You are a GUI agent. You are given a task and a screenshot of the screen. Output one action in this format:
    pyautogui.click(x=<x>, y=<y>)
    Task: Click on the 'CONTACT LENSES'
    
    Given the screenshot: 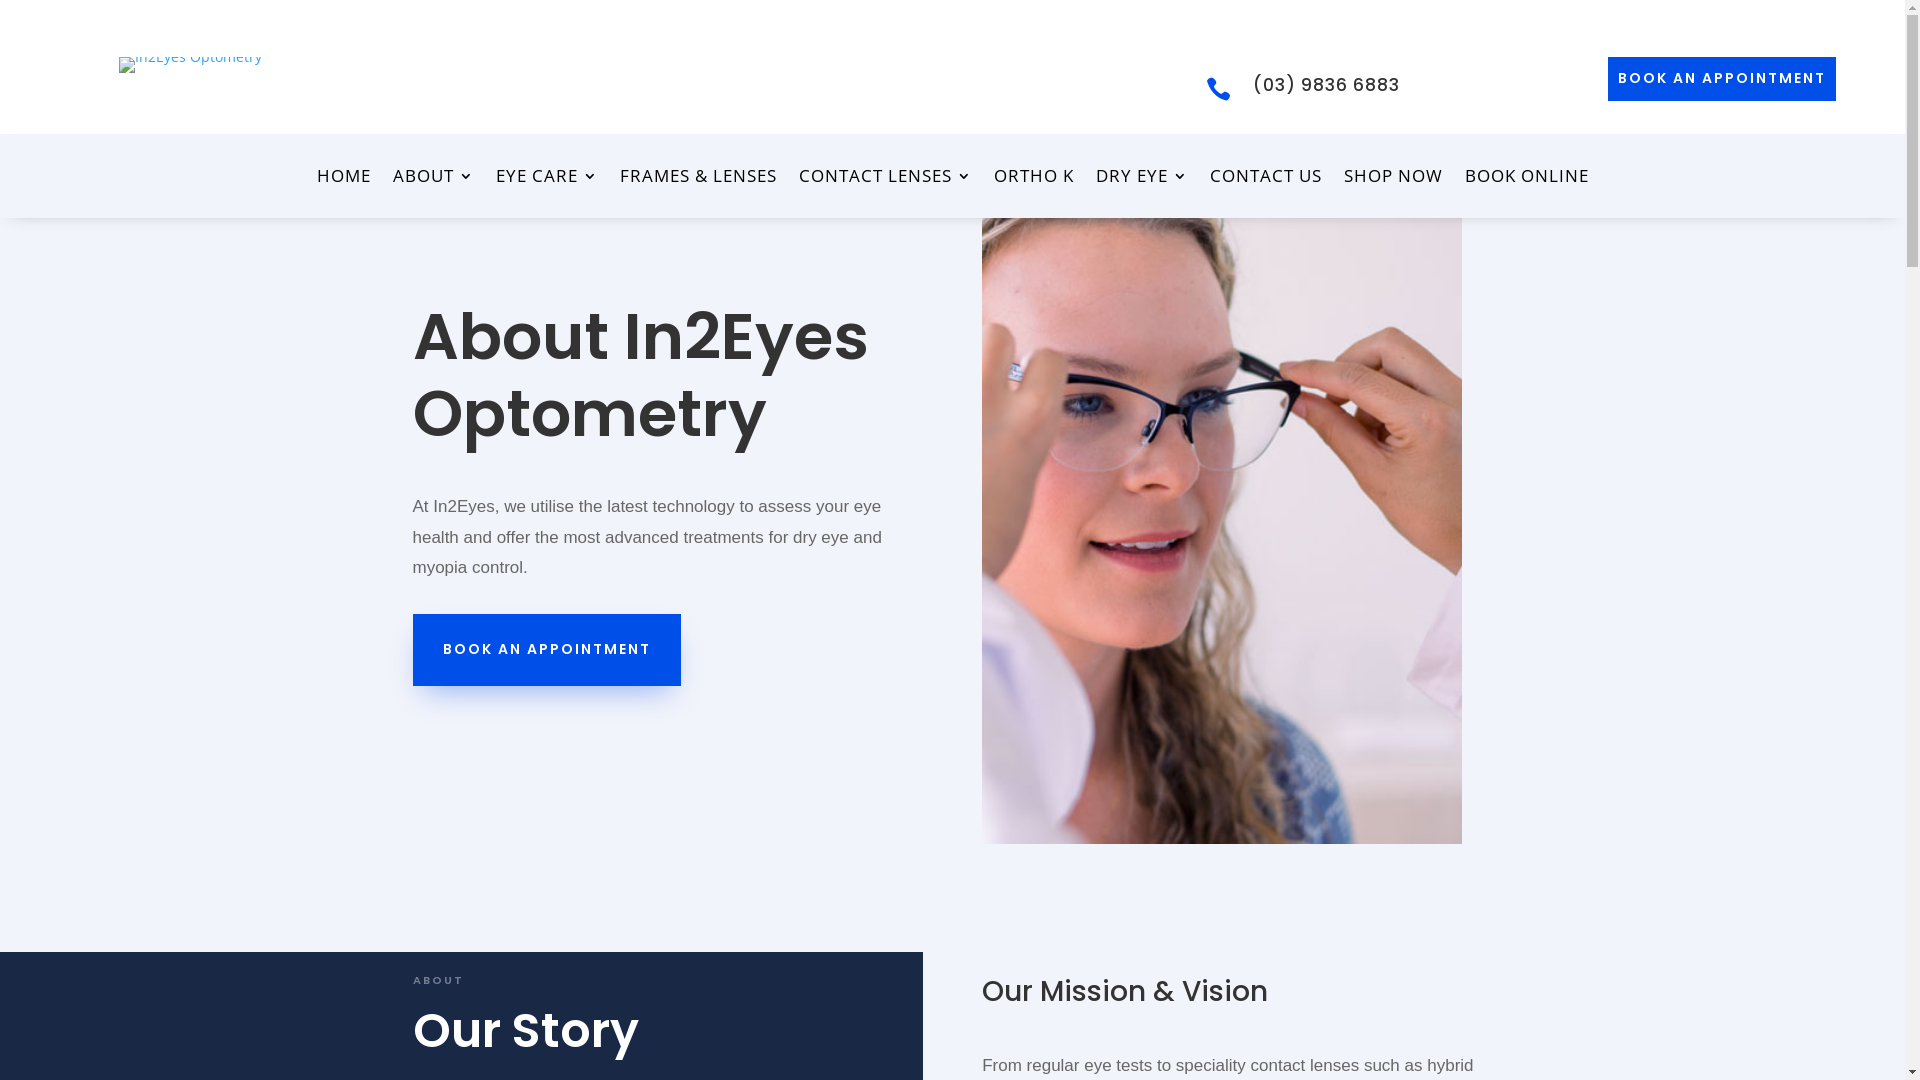 What is the action you would take?
    pyautogui.click(x=883, y=180)
    